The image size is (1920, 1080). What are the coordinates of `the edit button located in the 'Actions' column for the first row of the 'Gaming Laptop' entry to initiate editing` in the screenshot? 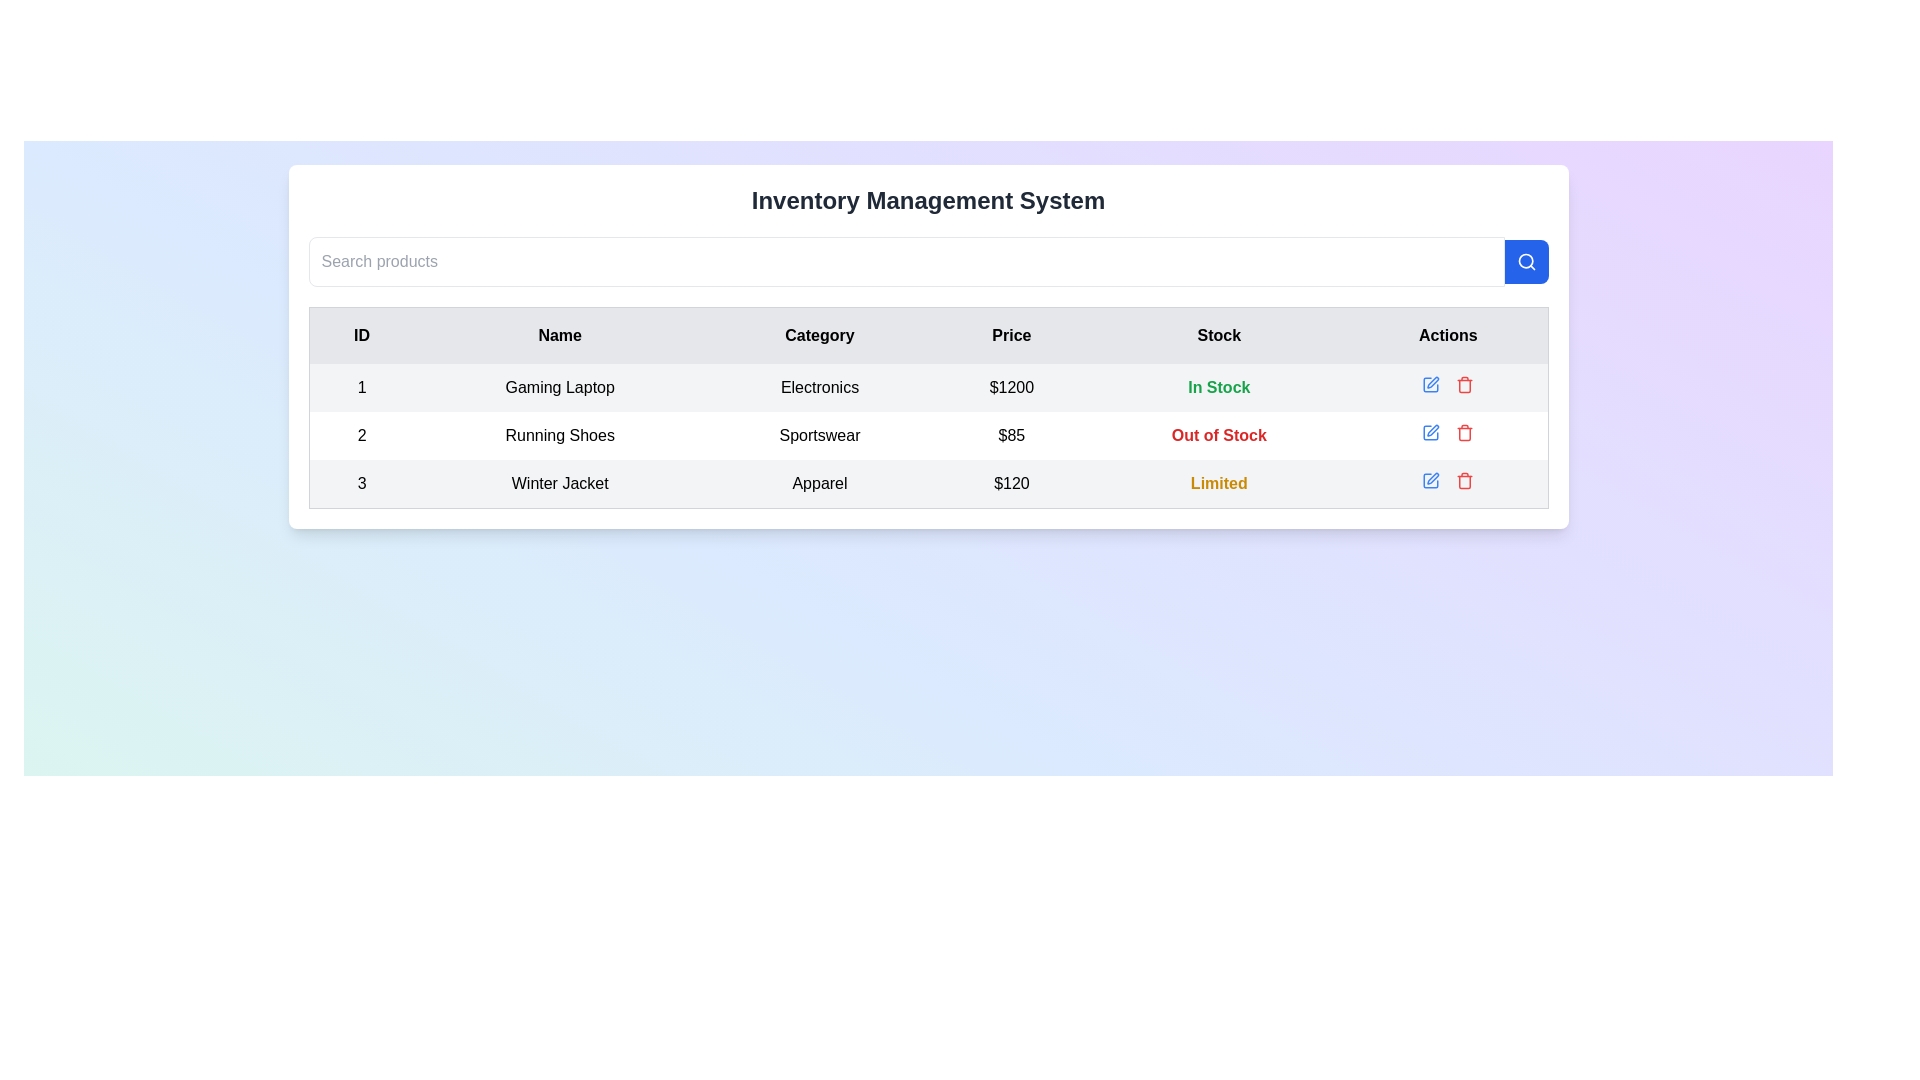 It's located at (1430, 385).